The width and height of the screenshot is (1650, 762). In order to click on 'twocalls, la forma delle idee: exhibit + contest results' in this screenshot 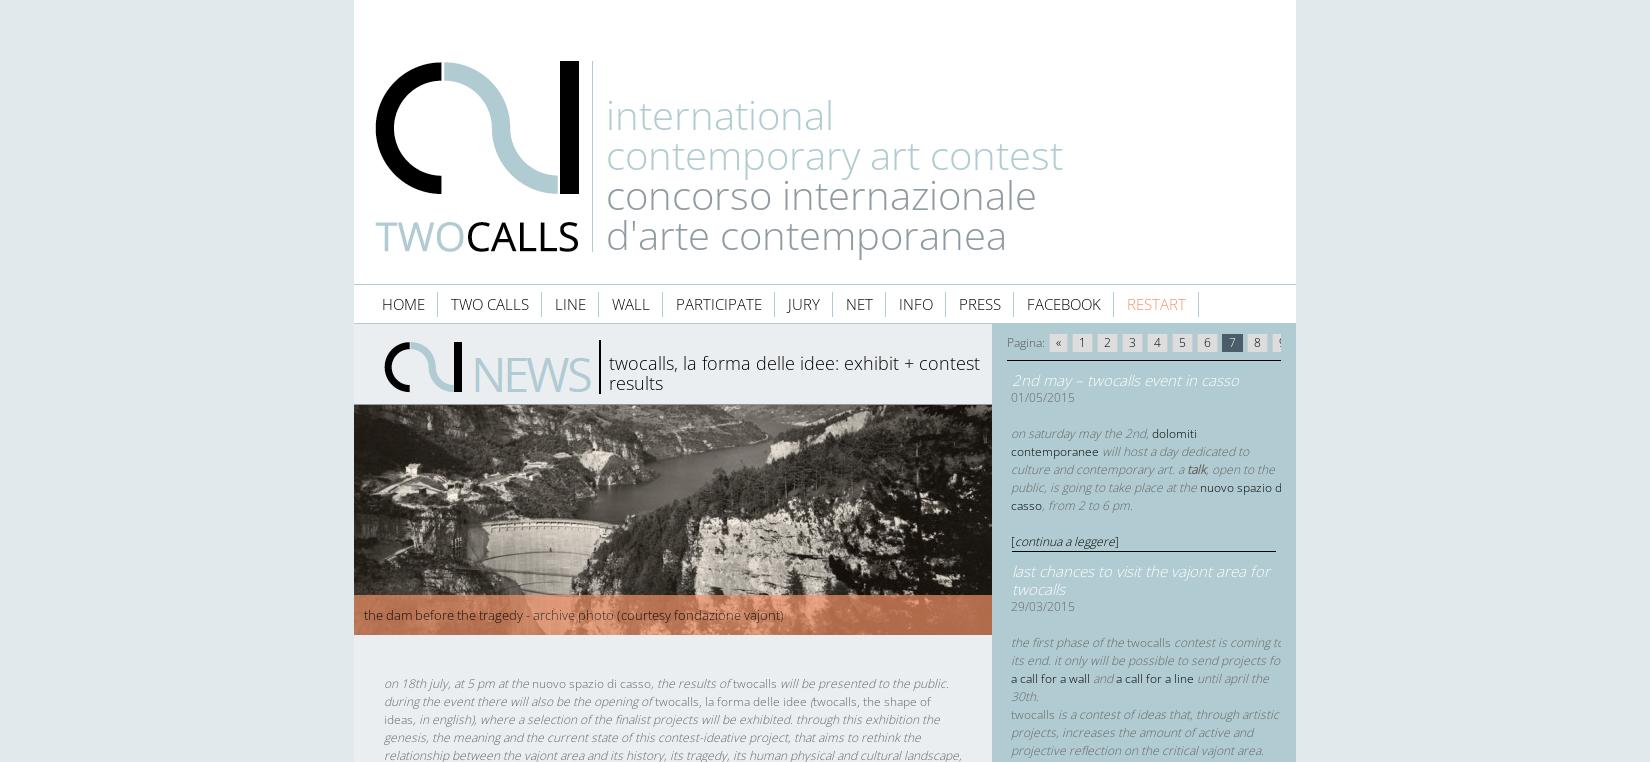, I will do `click(608, 372)`.